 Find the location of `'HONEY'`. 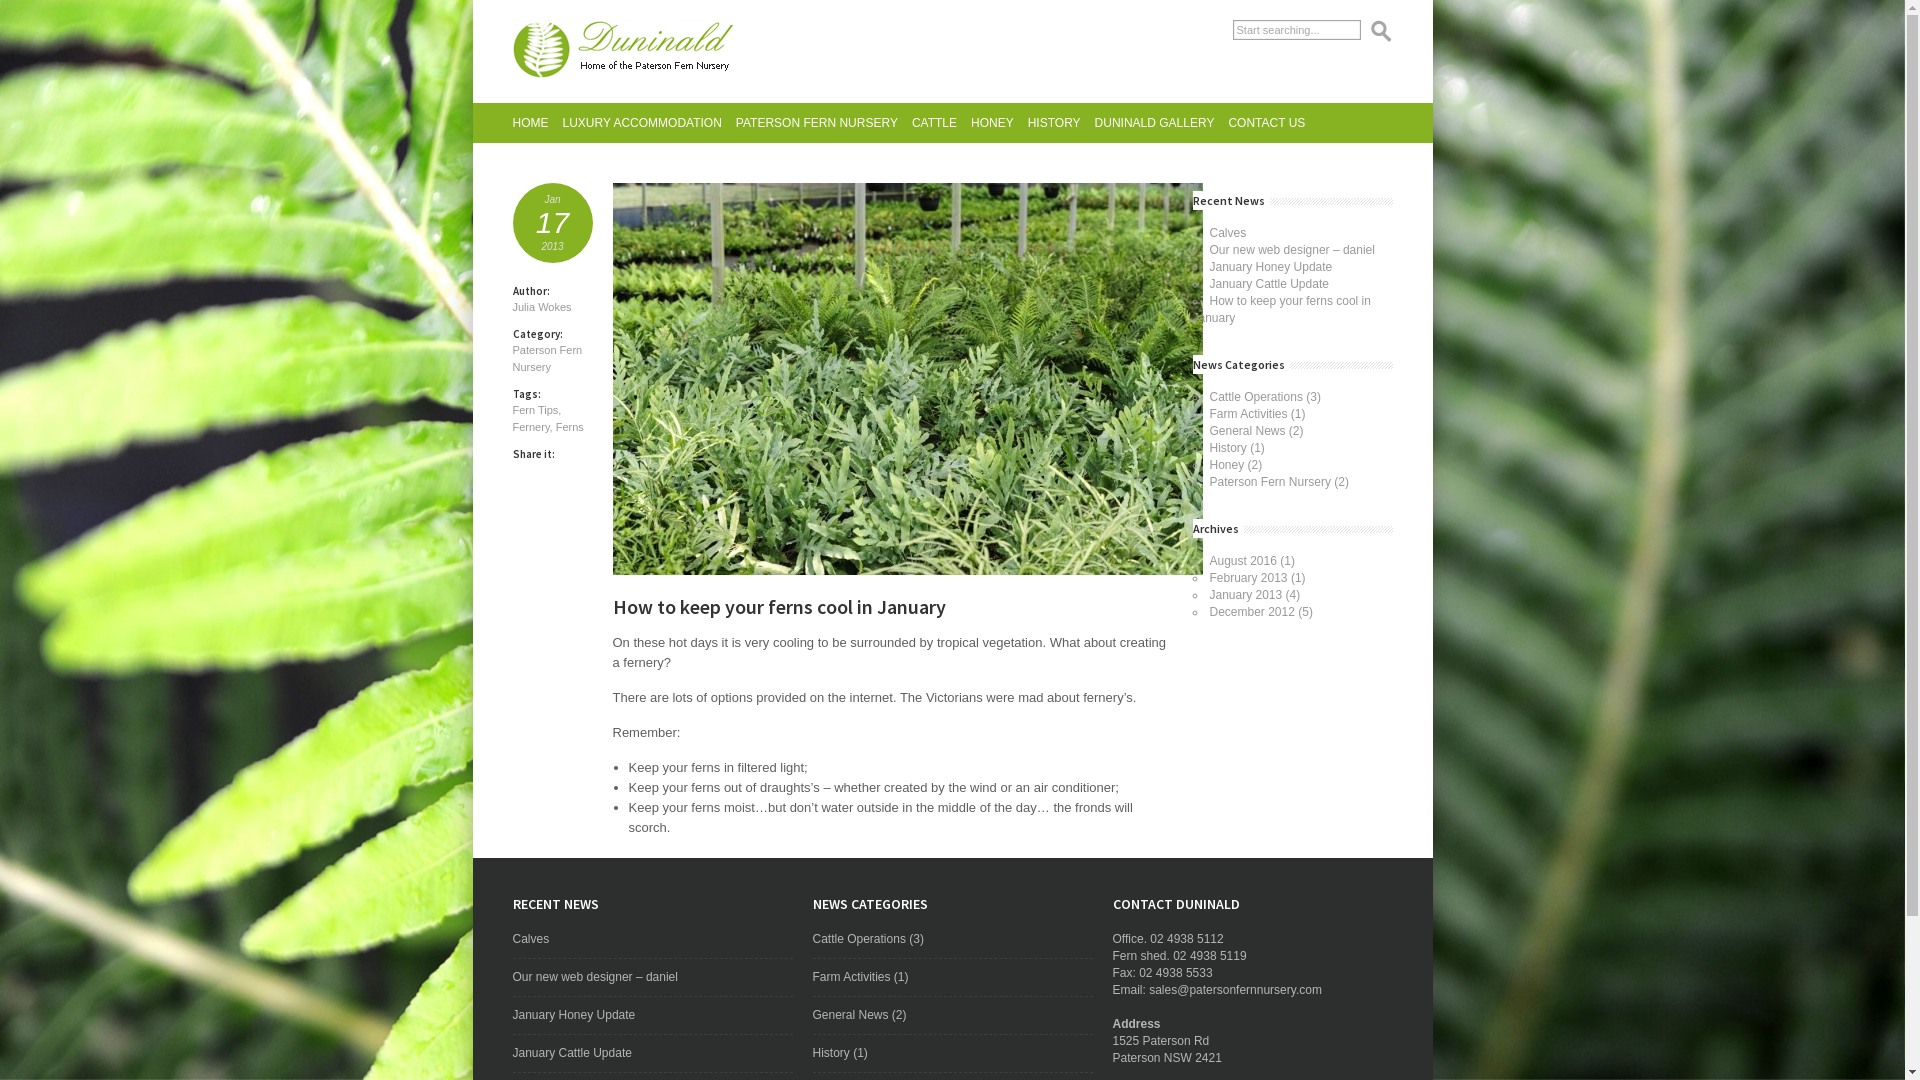

'HONEY' is located at coordinates (992, 123).